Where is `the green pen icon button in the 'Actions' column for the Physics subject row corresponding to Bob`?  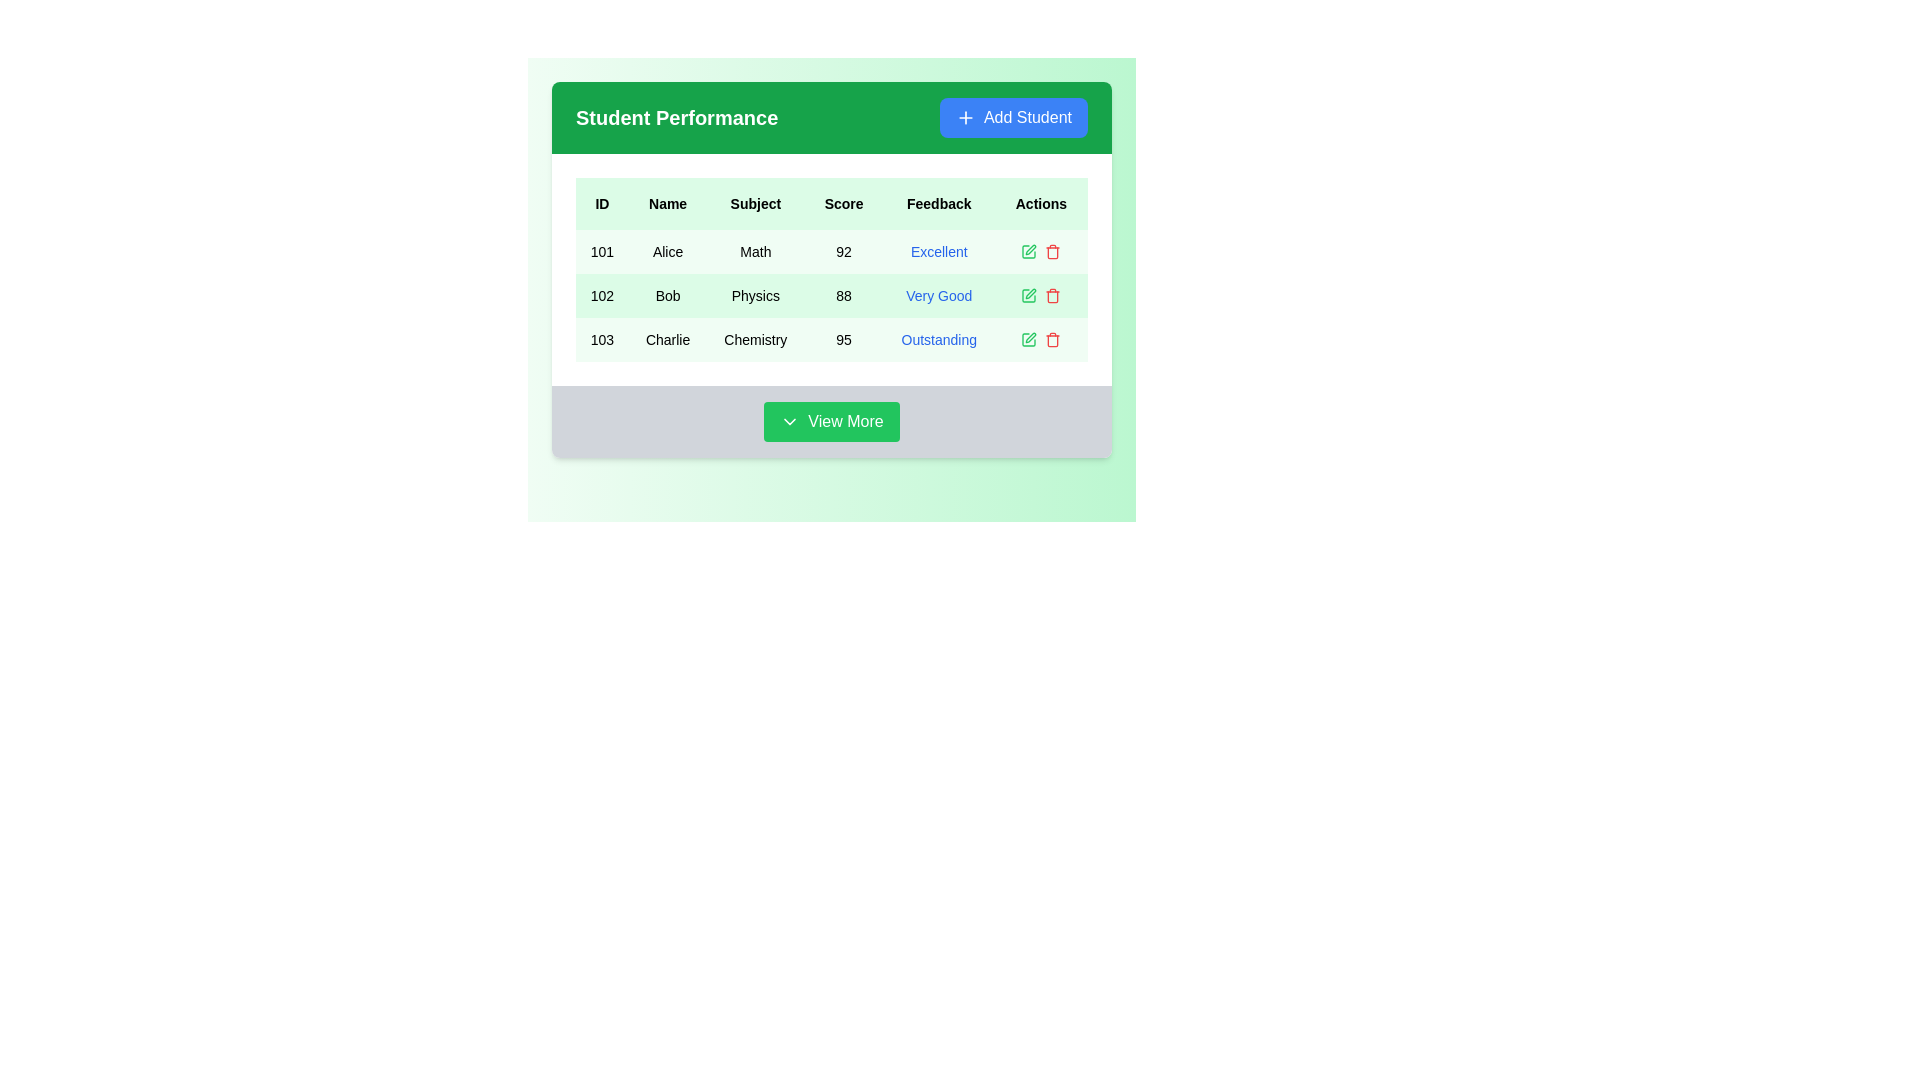 the green pen icon button in the 'Actions' column for the Physics subject row corresponding to Bob is located at coordinates (1029, 250).